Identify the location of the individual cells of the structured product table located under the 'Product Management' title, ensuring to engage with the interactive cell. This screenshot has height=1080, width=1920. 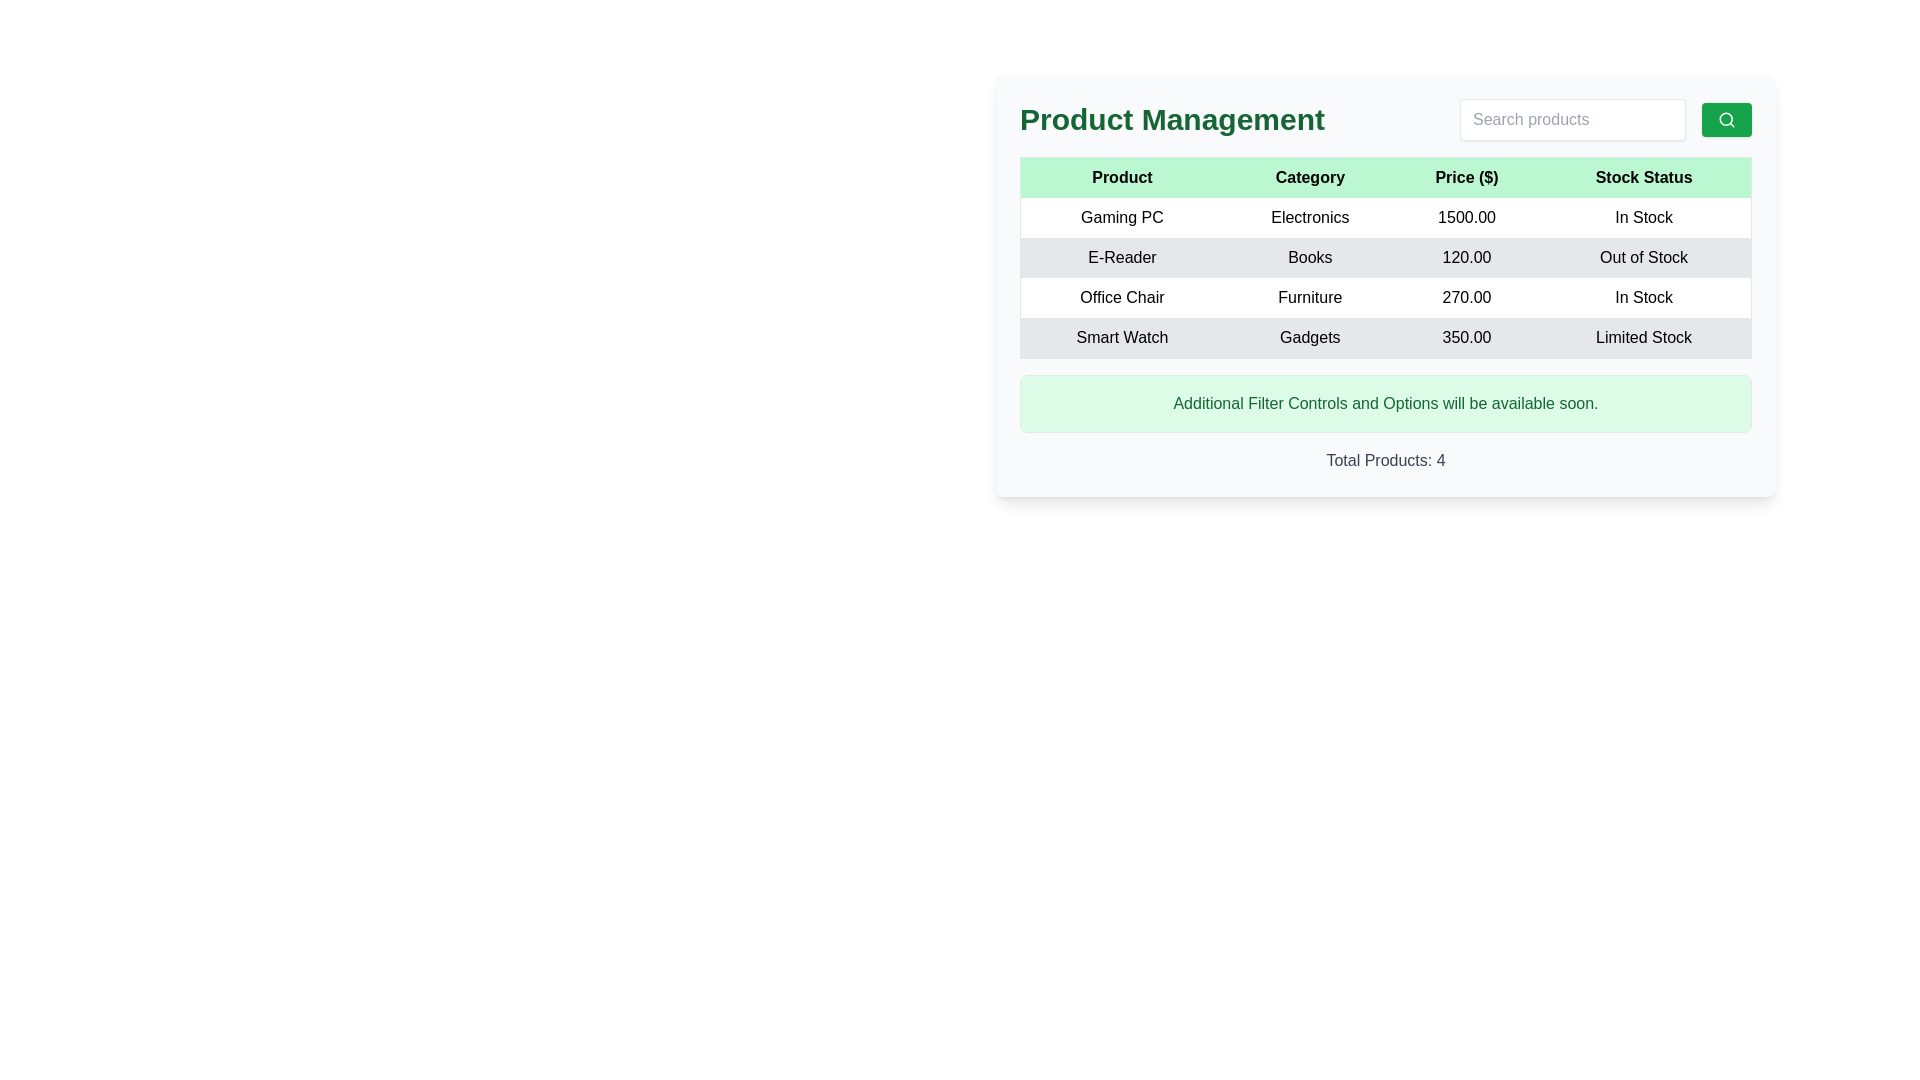
(1385, 285).